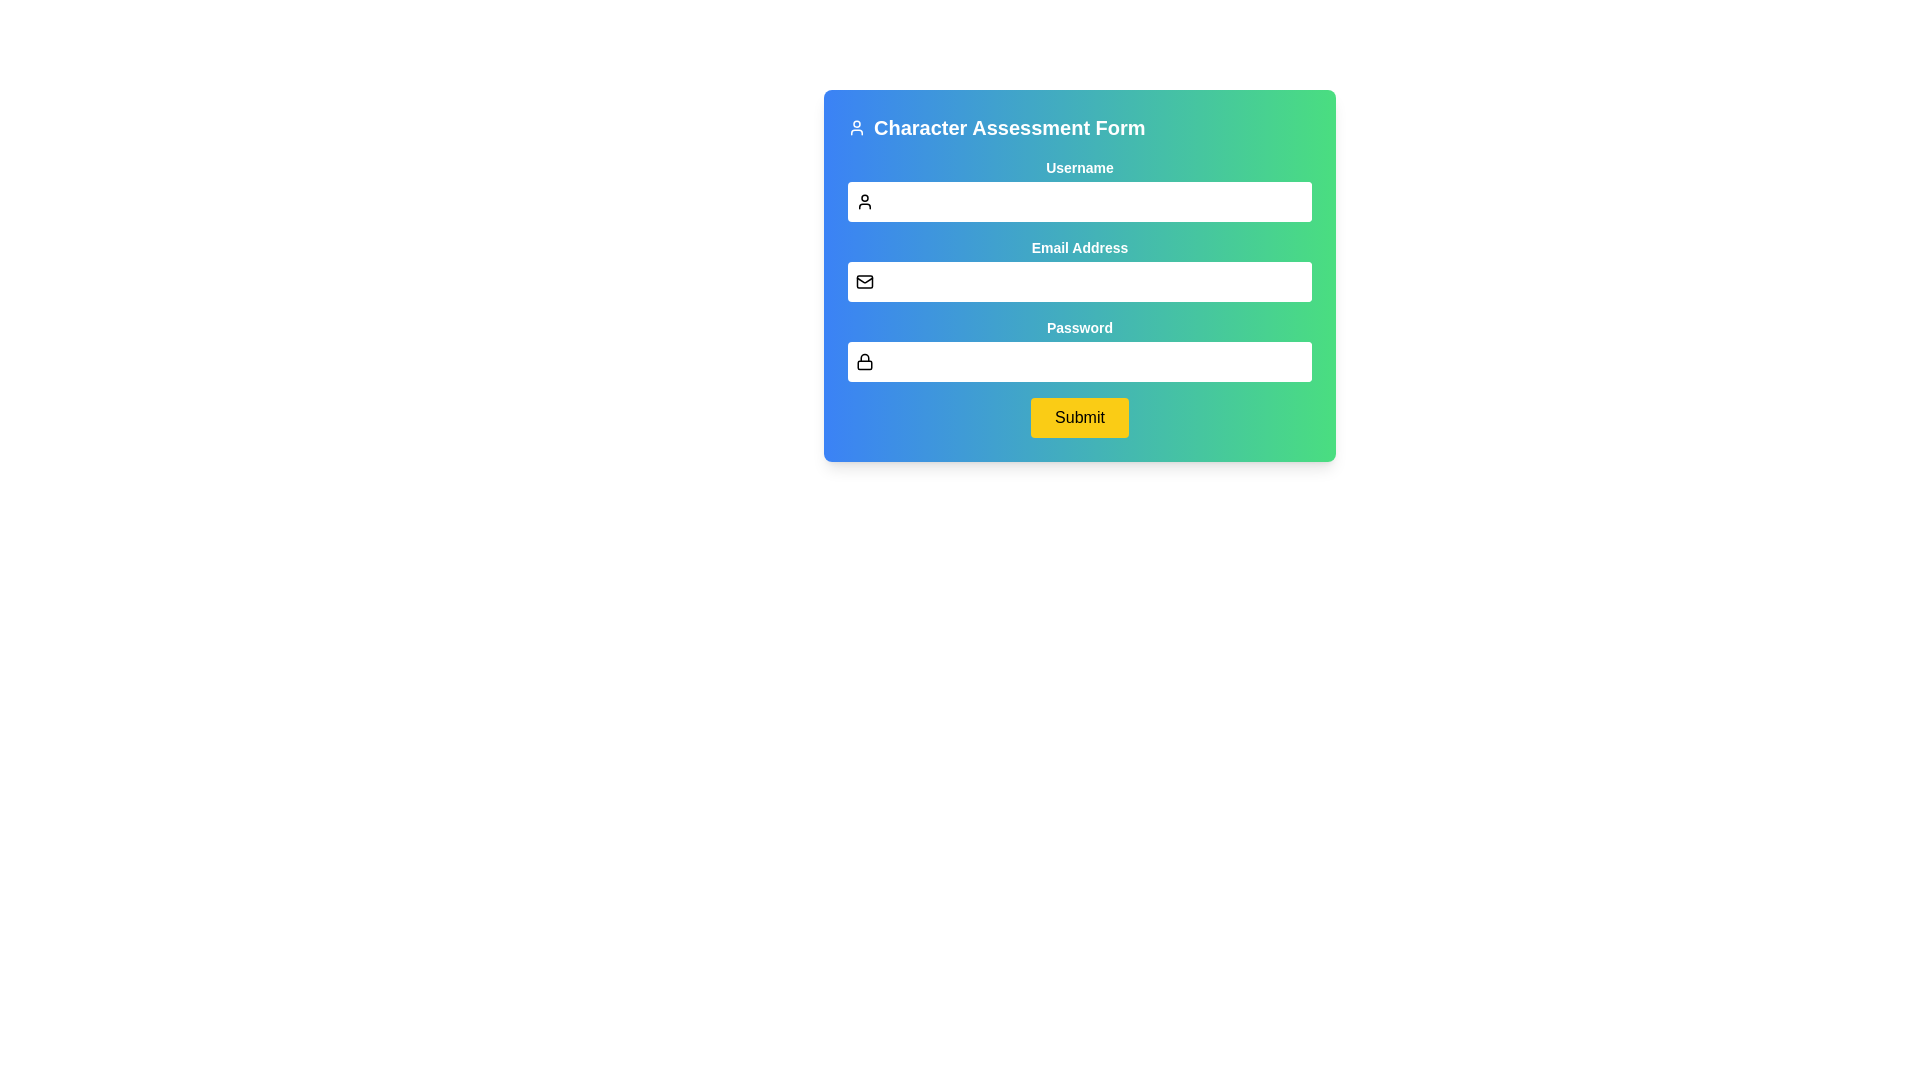 The width and height of the screenshot is (1920, 1080). Describe the element at coordinates (864, 201) in the screenshot. I see `the icon that indicates the purpose of the adjacent username input field, located to the left of the input box` at that location.